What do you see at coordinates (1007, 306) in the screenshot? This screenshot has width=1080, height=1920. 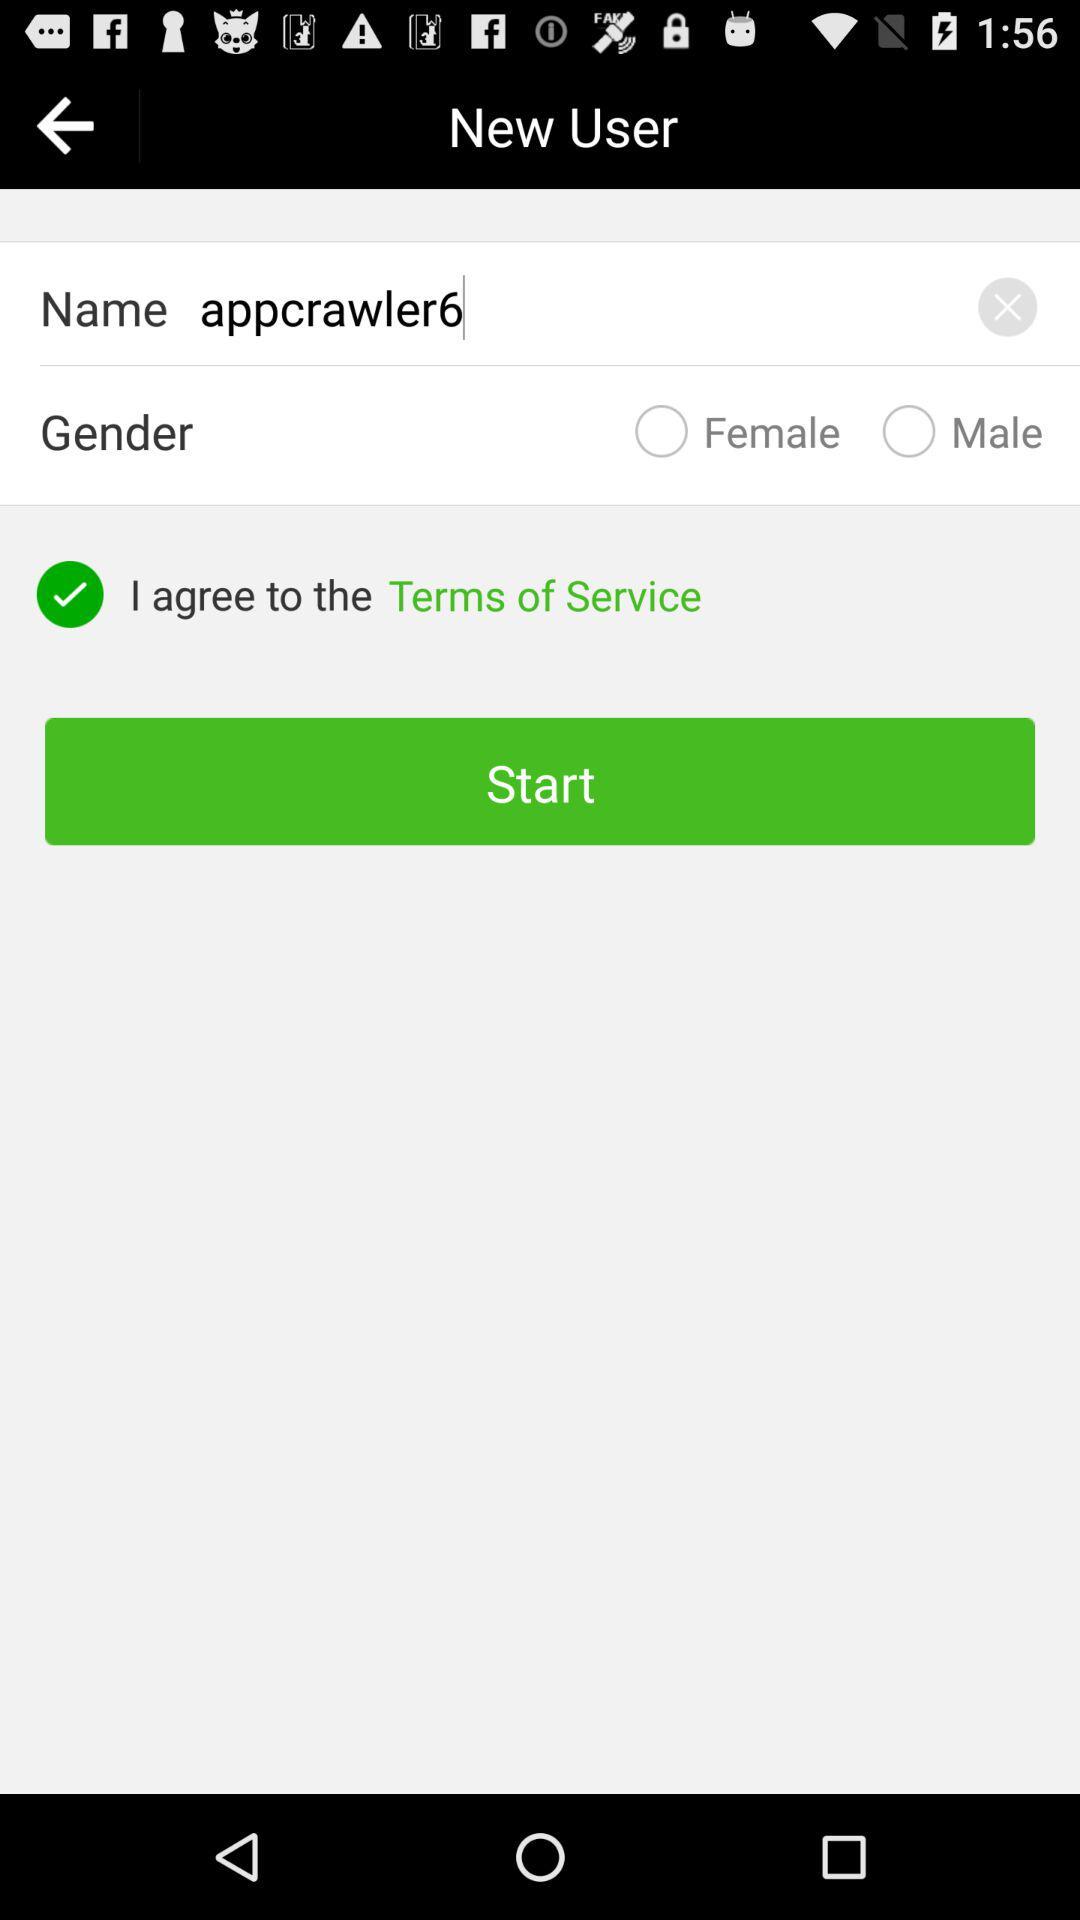 I see `clears entered text` at bounding box center [1007, 306].